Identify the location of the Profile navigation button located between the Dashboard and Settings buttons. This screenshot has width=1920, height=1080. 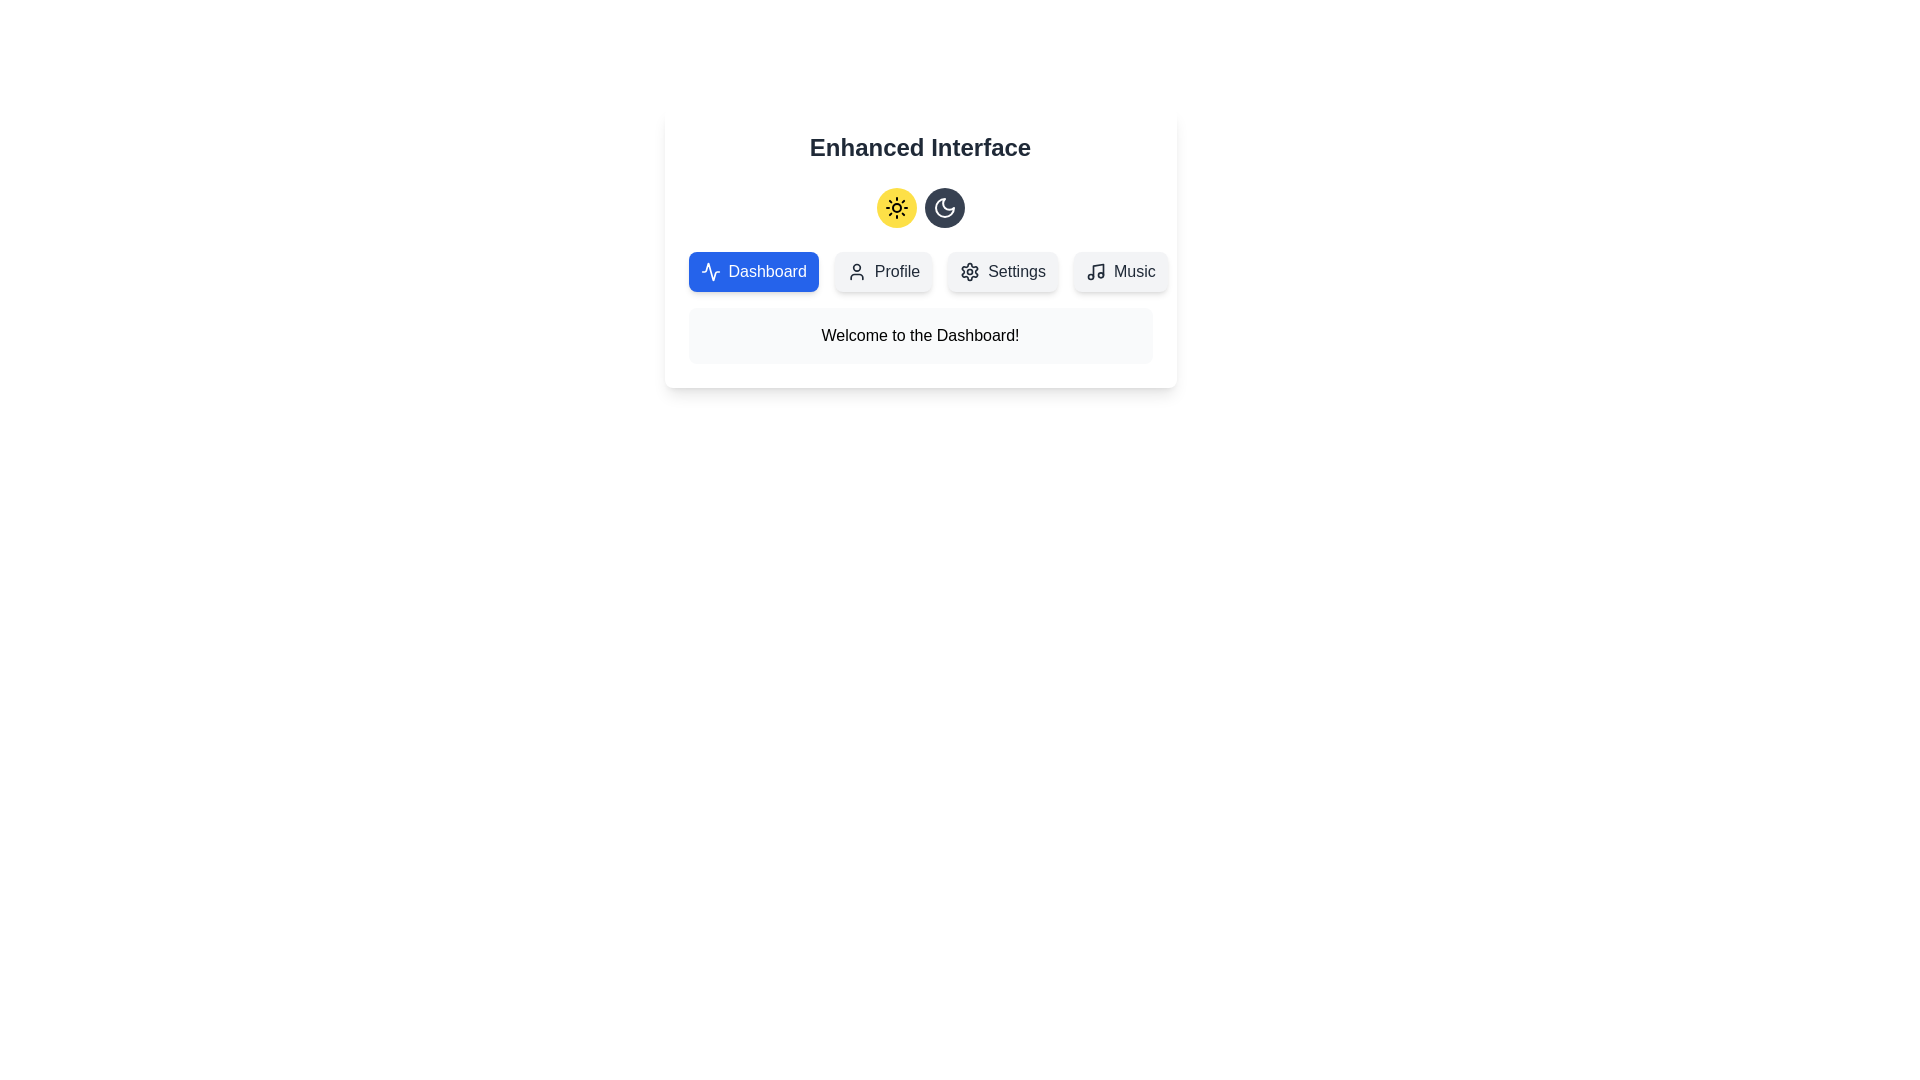
(882, 272).